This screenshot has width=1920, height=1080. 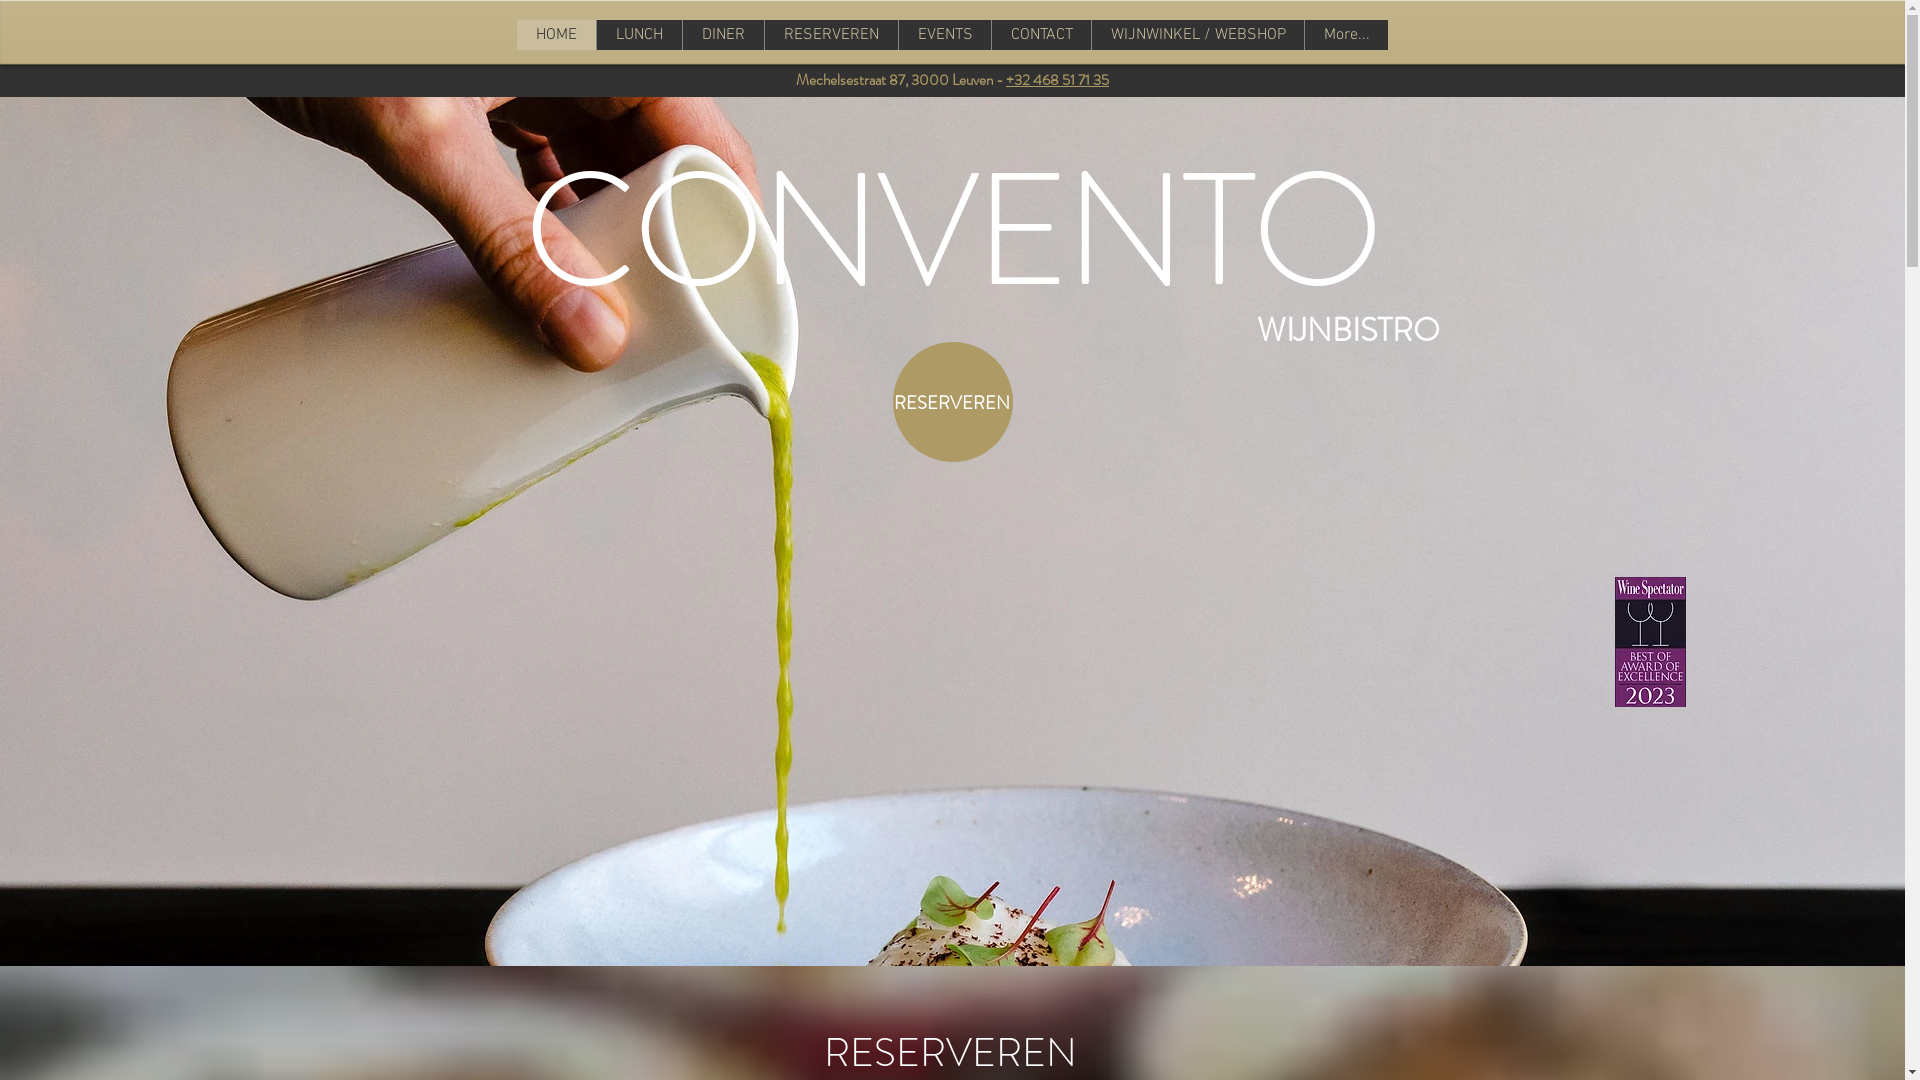 What do you see at coordinates (1209, 34) in the screenshot?
I see `'CONTACT'` at bounding box center [1209, 34].